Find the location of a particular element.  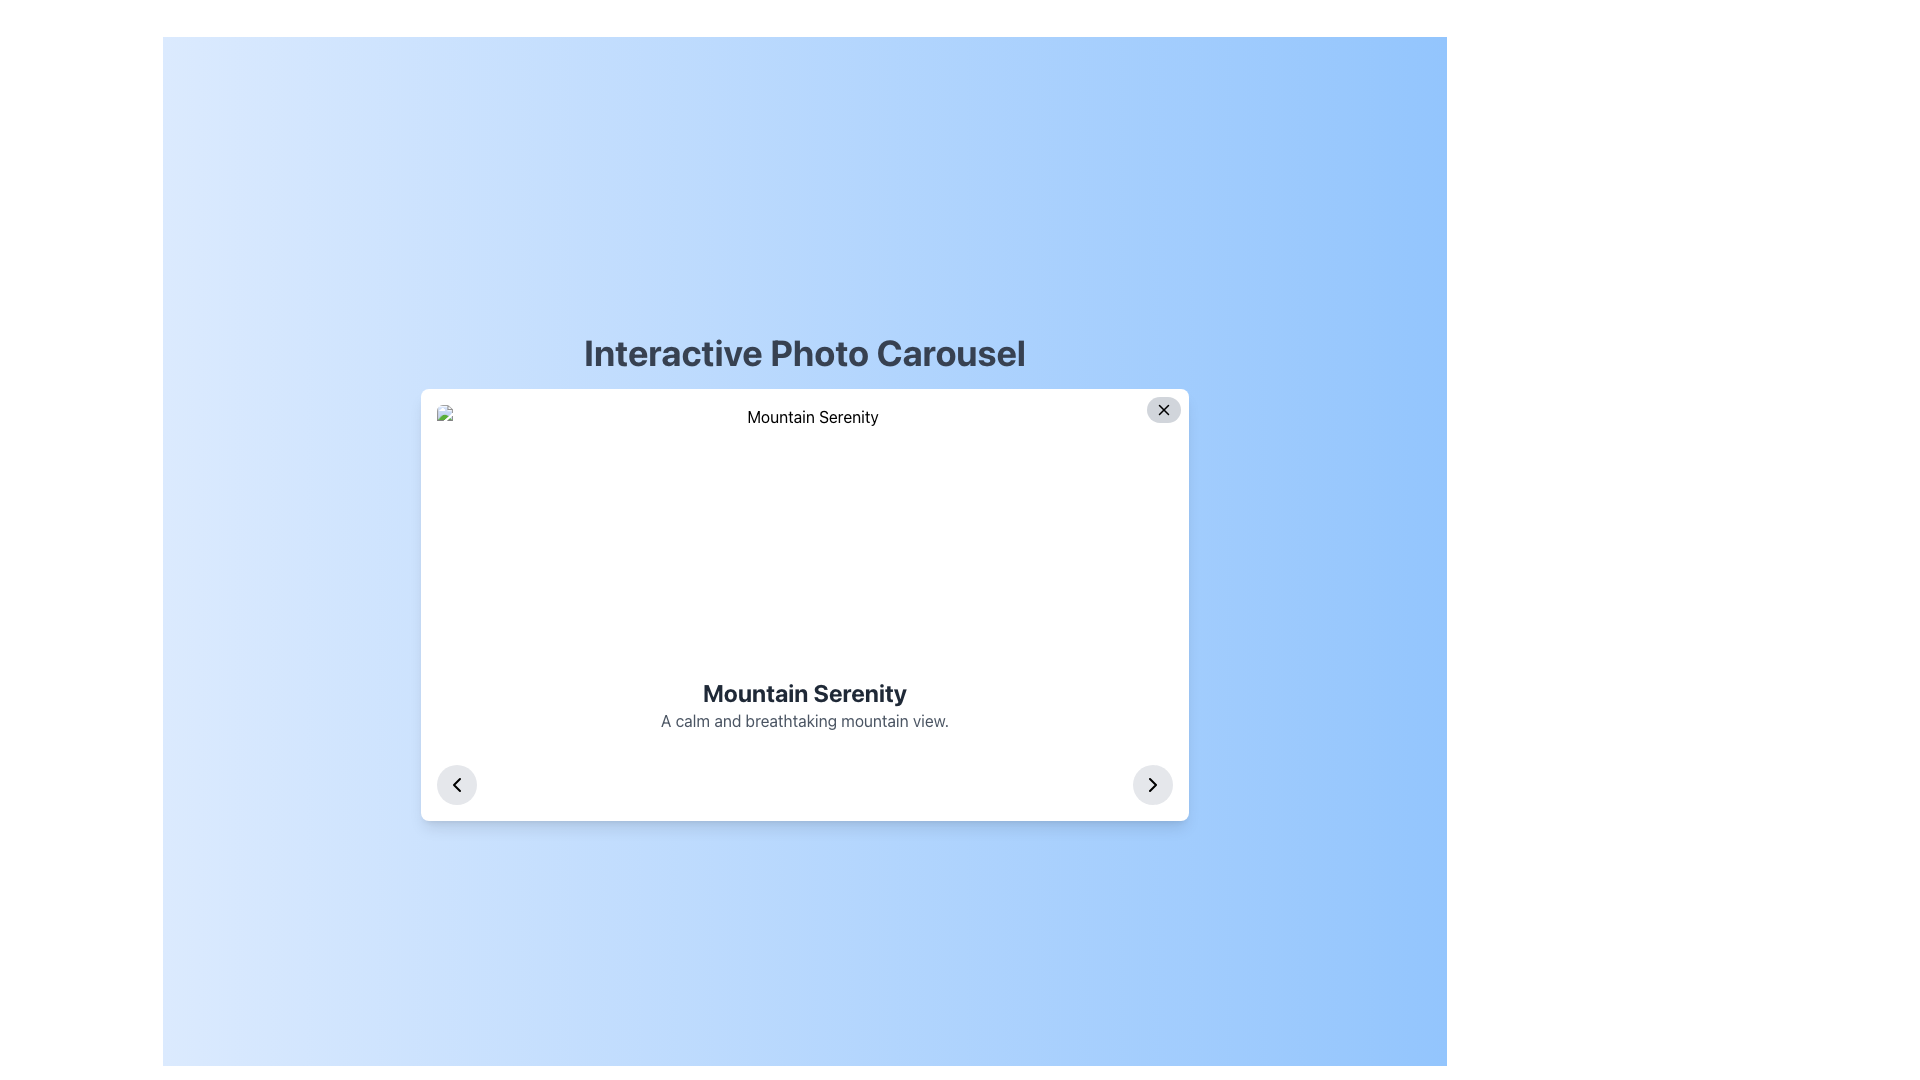

the close button represented by an 'X' icon within a circular button in the top-right corner of the 'Interactive Photo Carousel' dialog box to trigger hover effects is located at coordinates (1163, 408).